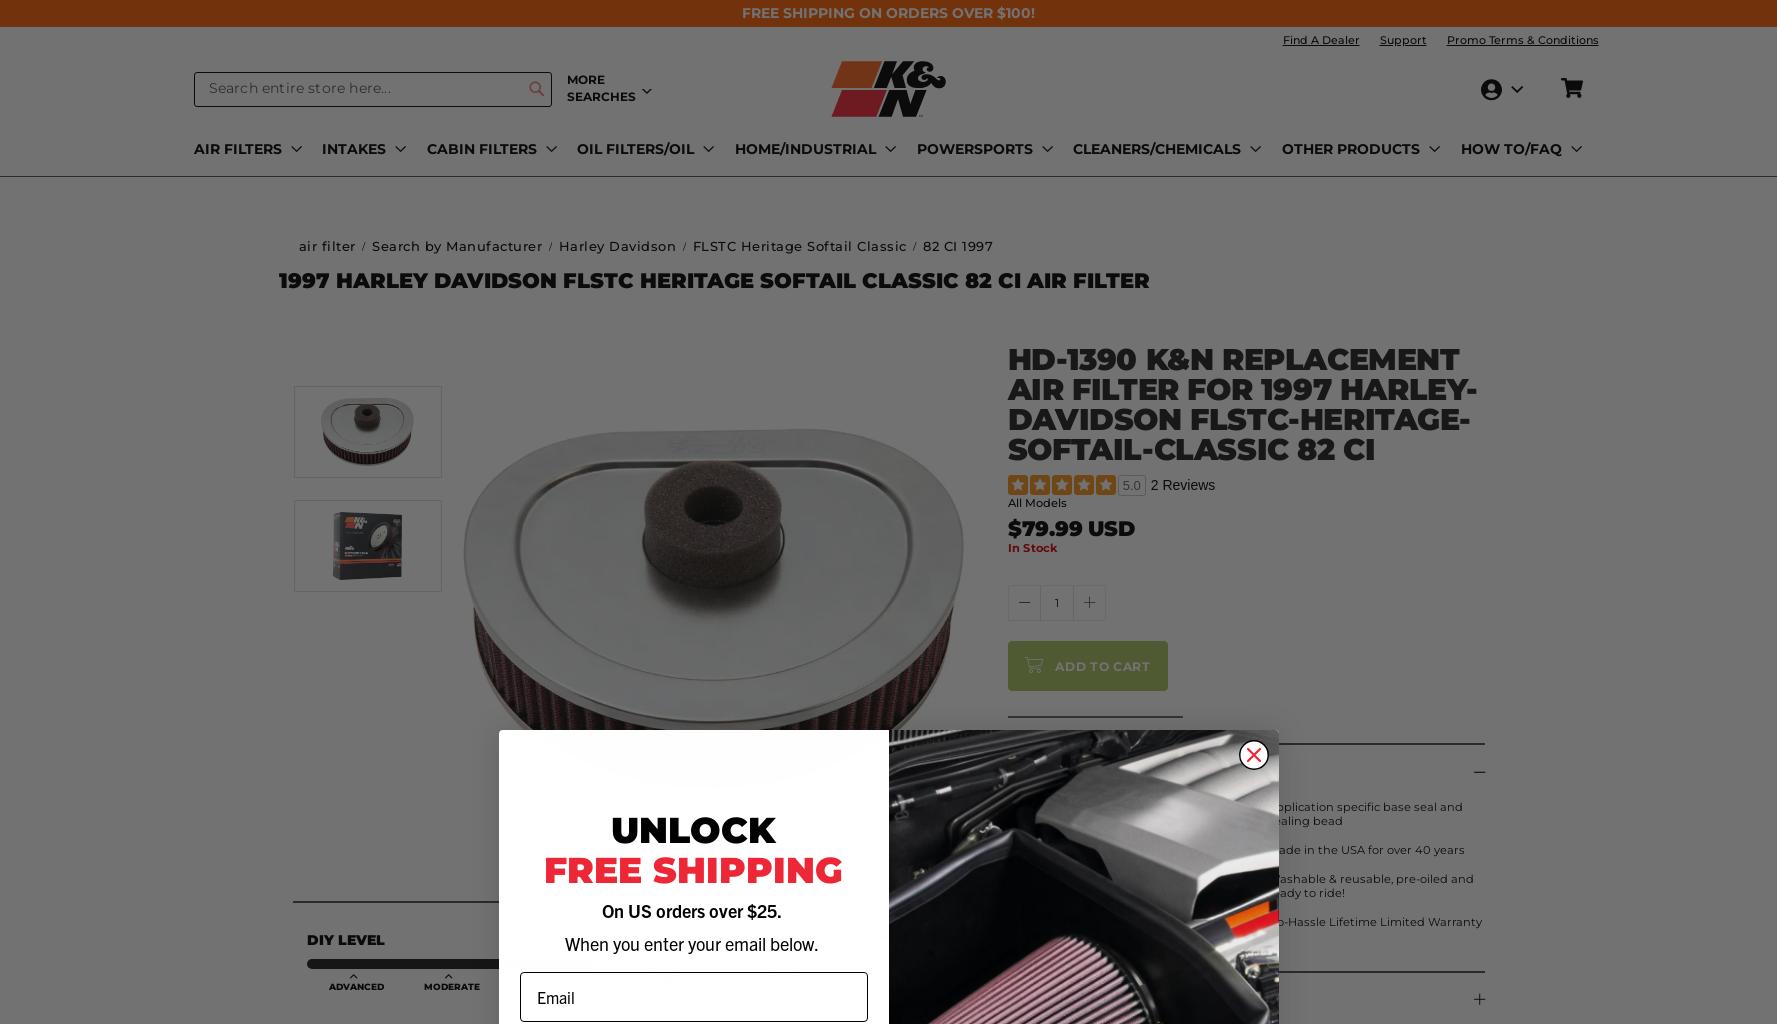  I want to click on 'FREE SHIPPING ON ORDERS OVER $100!', so click(741, 13).